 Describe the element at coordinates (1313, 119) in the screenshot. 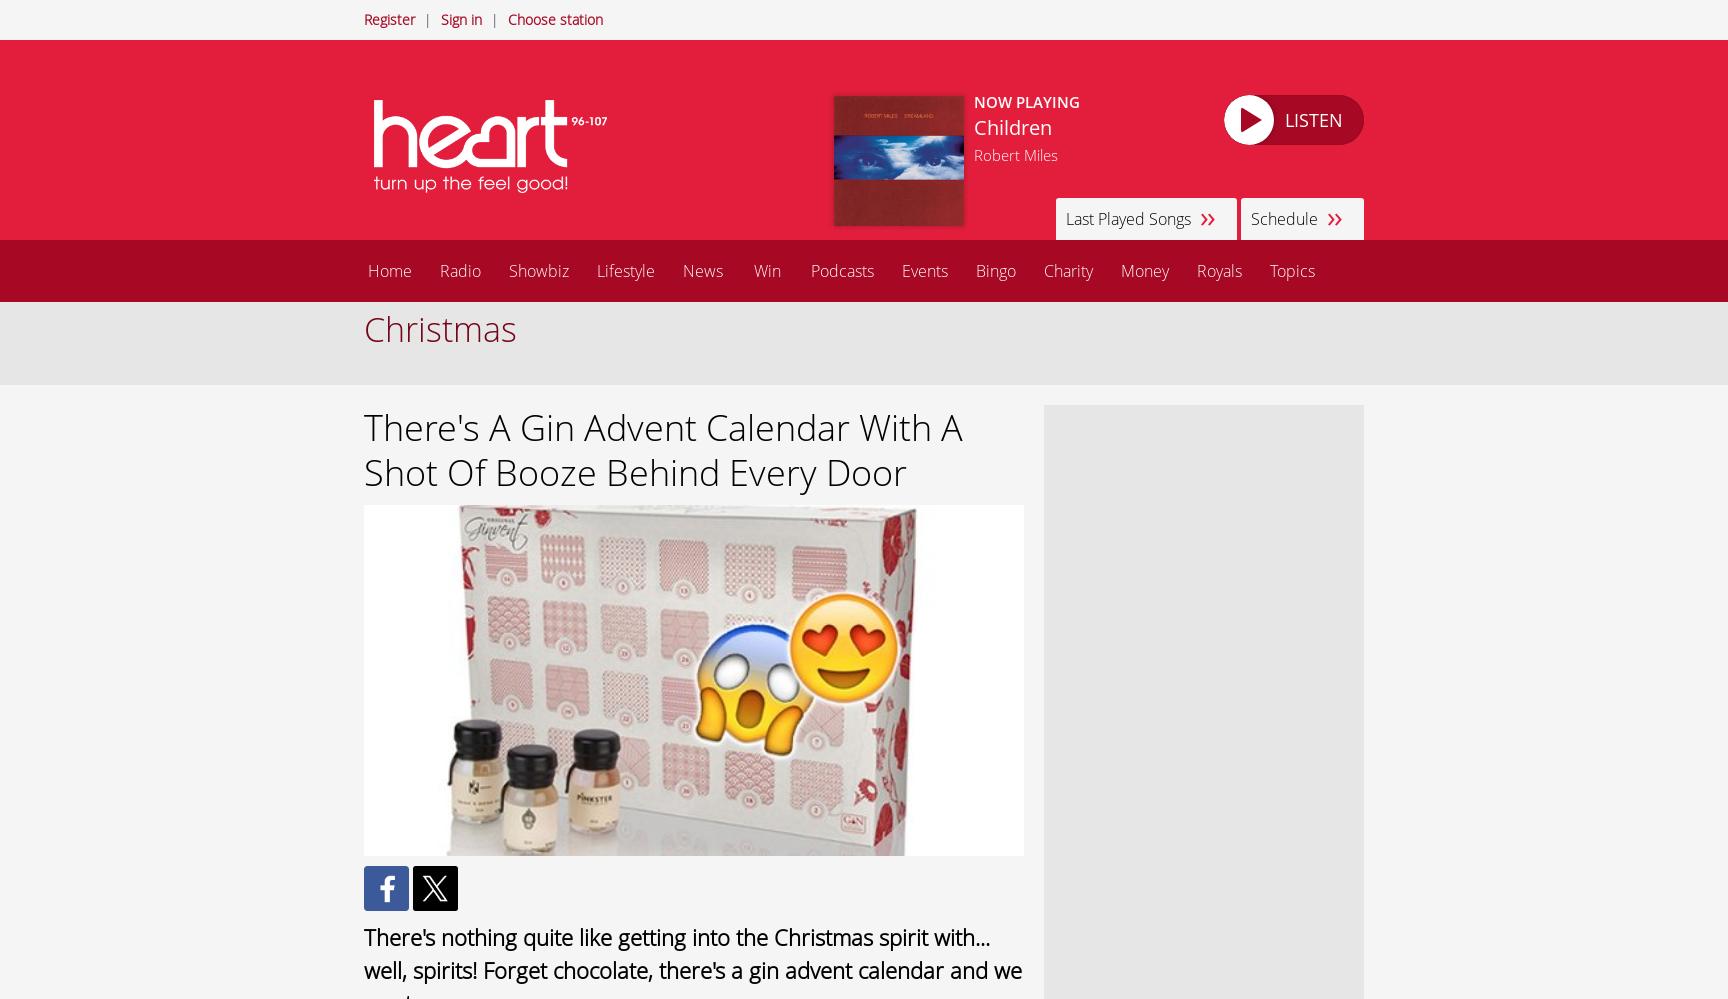

I see `'Listen'` at that location.